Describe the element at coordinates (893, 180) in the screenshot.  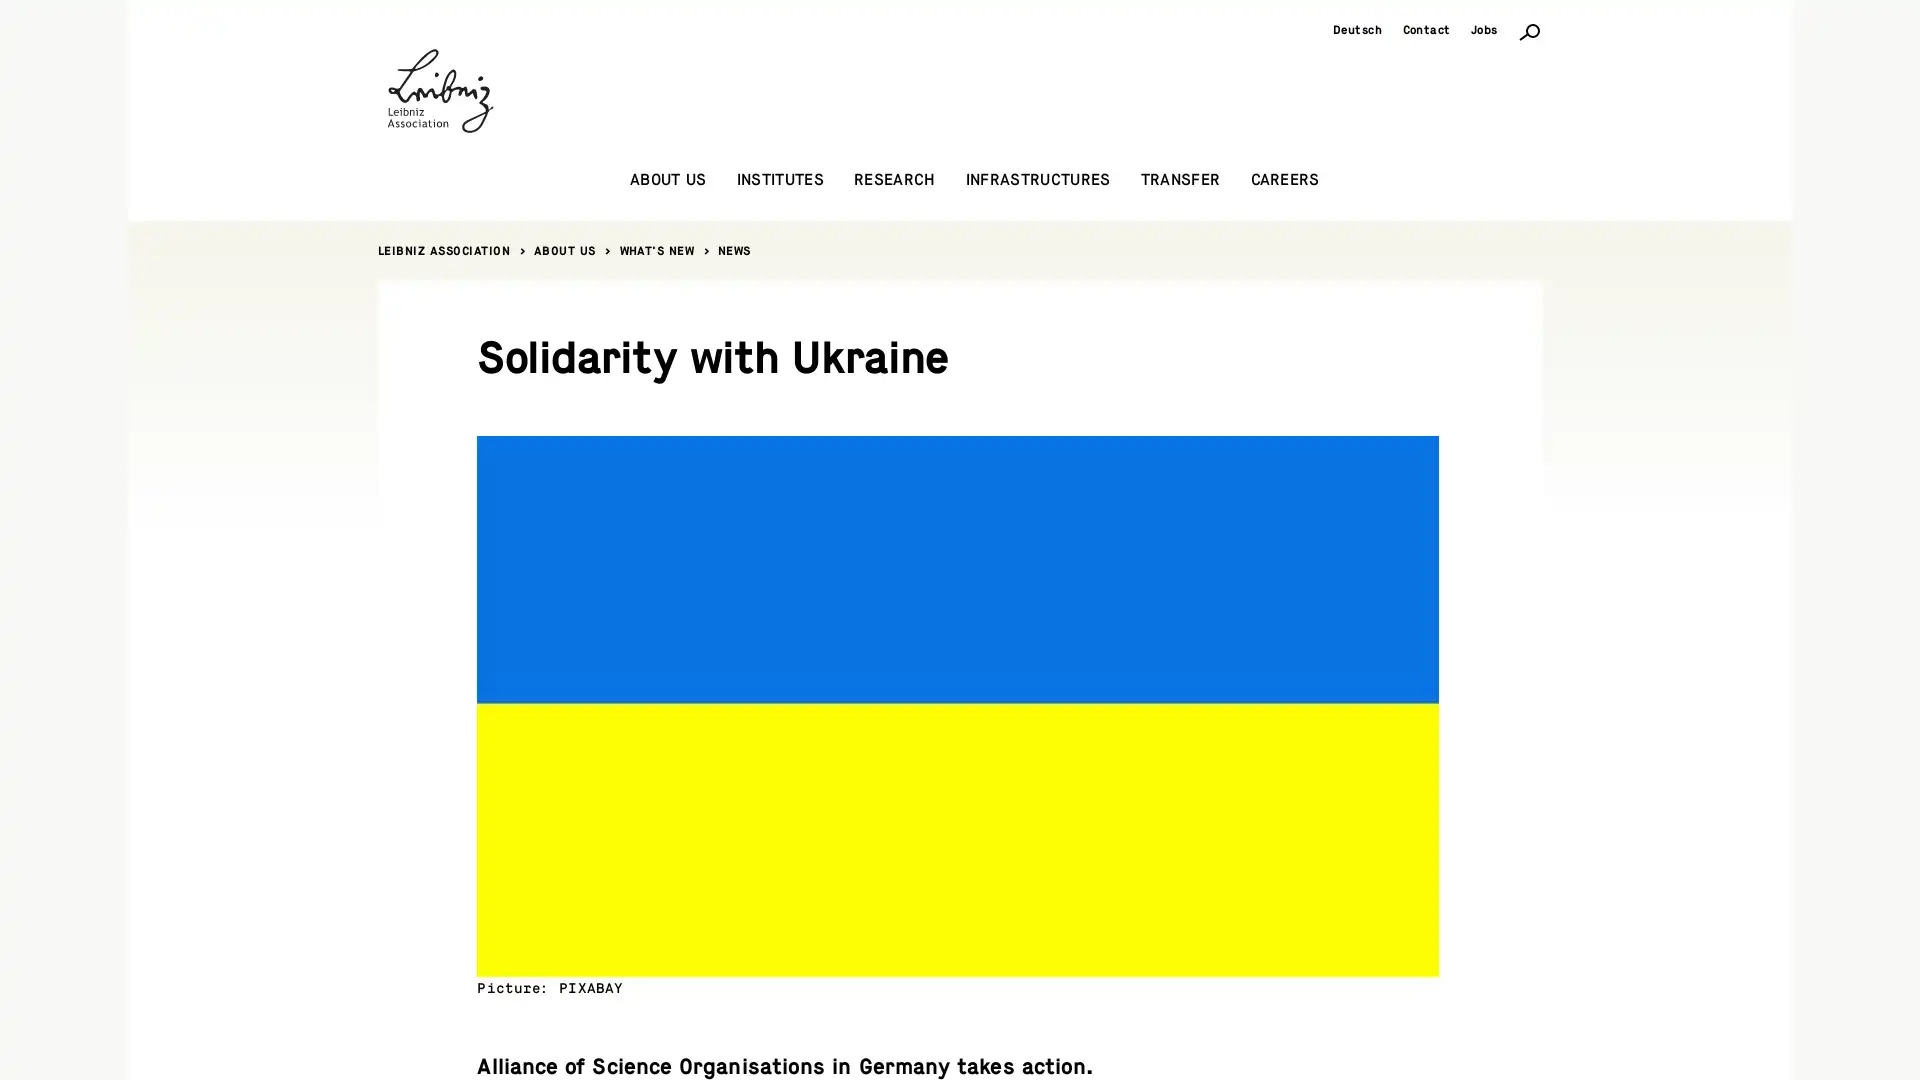
I see `RESEARCH` at that location.